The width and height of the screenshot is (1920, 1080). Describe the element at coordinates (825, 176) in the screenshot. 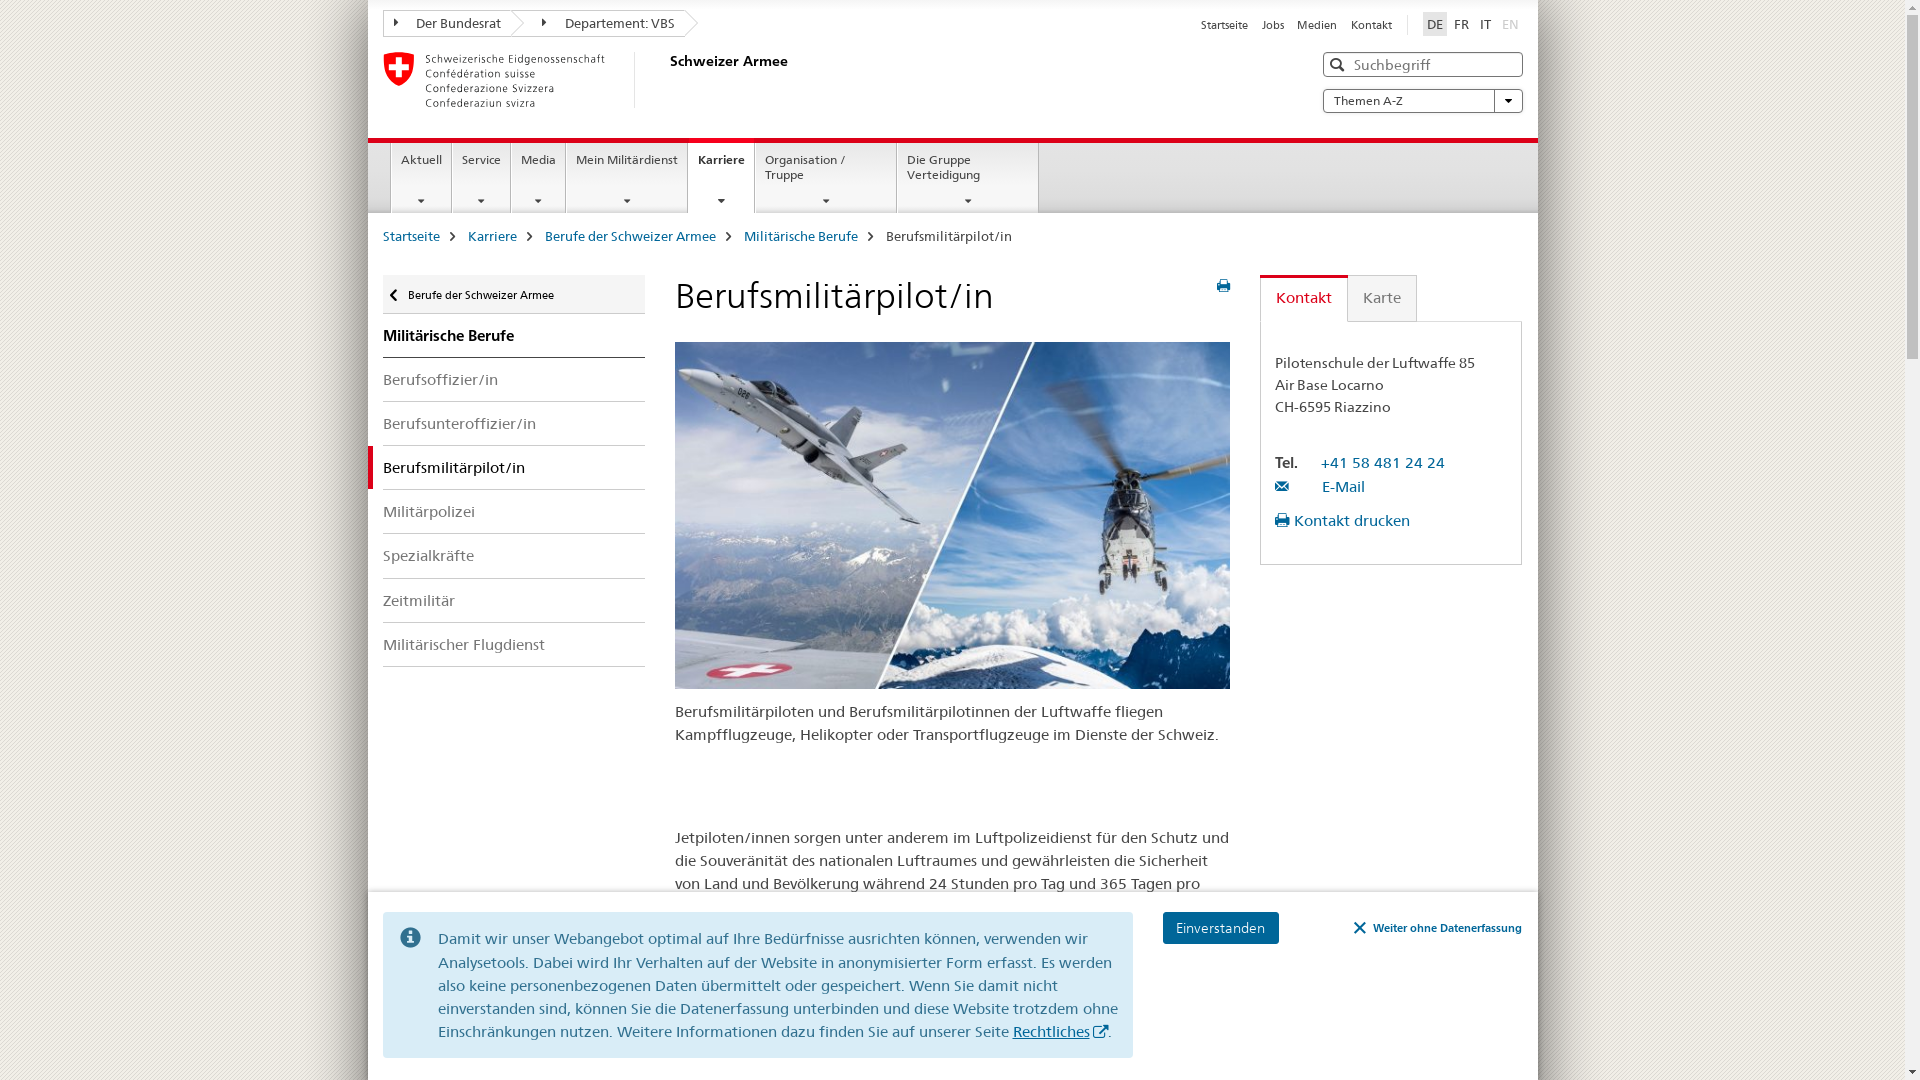

I see `'Organisation / Truppe'` at that location.